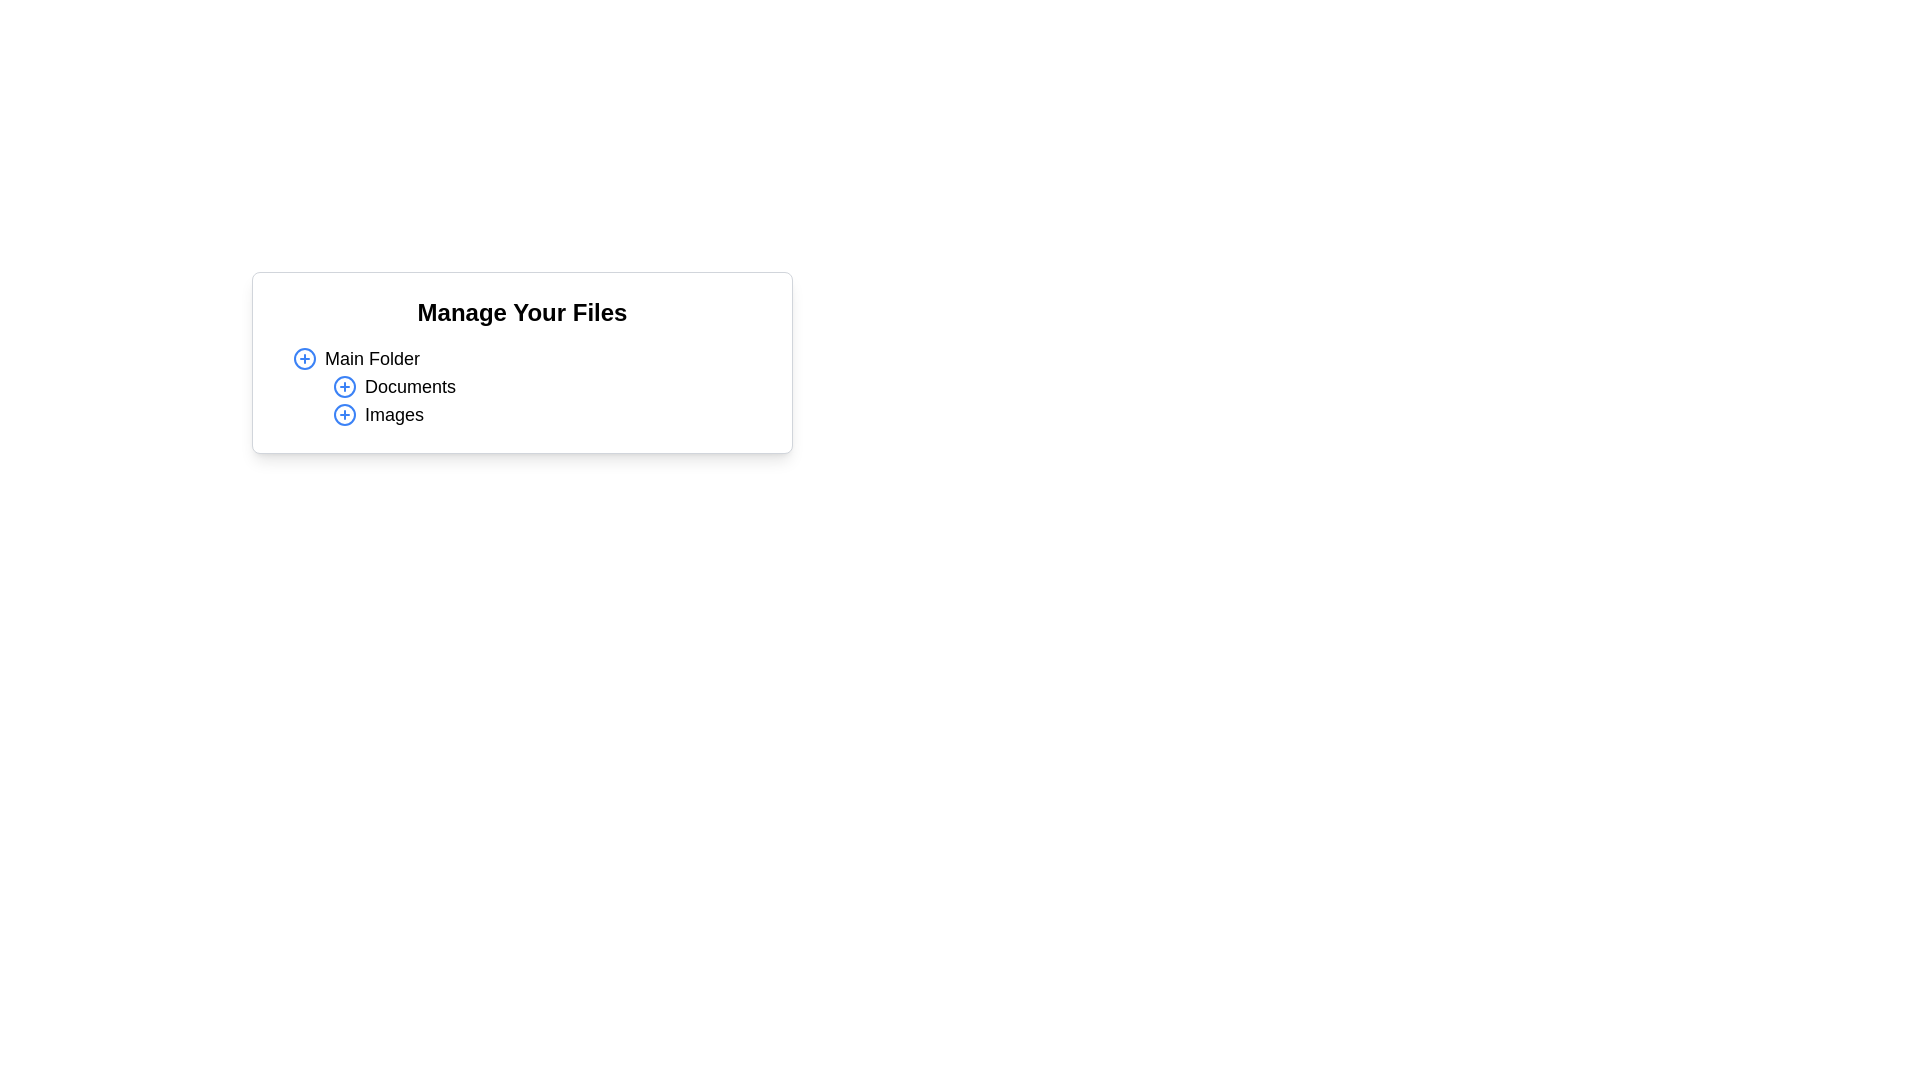 This screenshot has height=1080, width=1920. Describe the element at coordinates (304, 357) in the screenshot. I see `the blue circular icon with a plus sign inside, located next to the text 'Main Folder'` at that location.